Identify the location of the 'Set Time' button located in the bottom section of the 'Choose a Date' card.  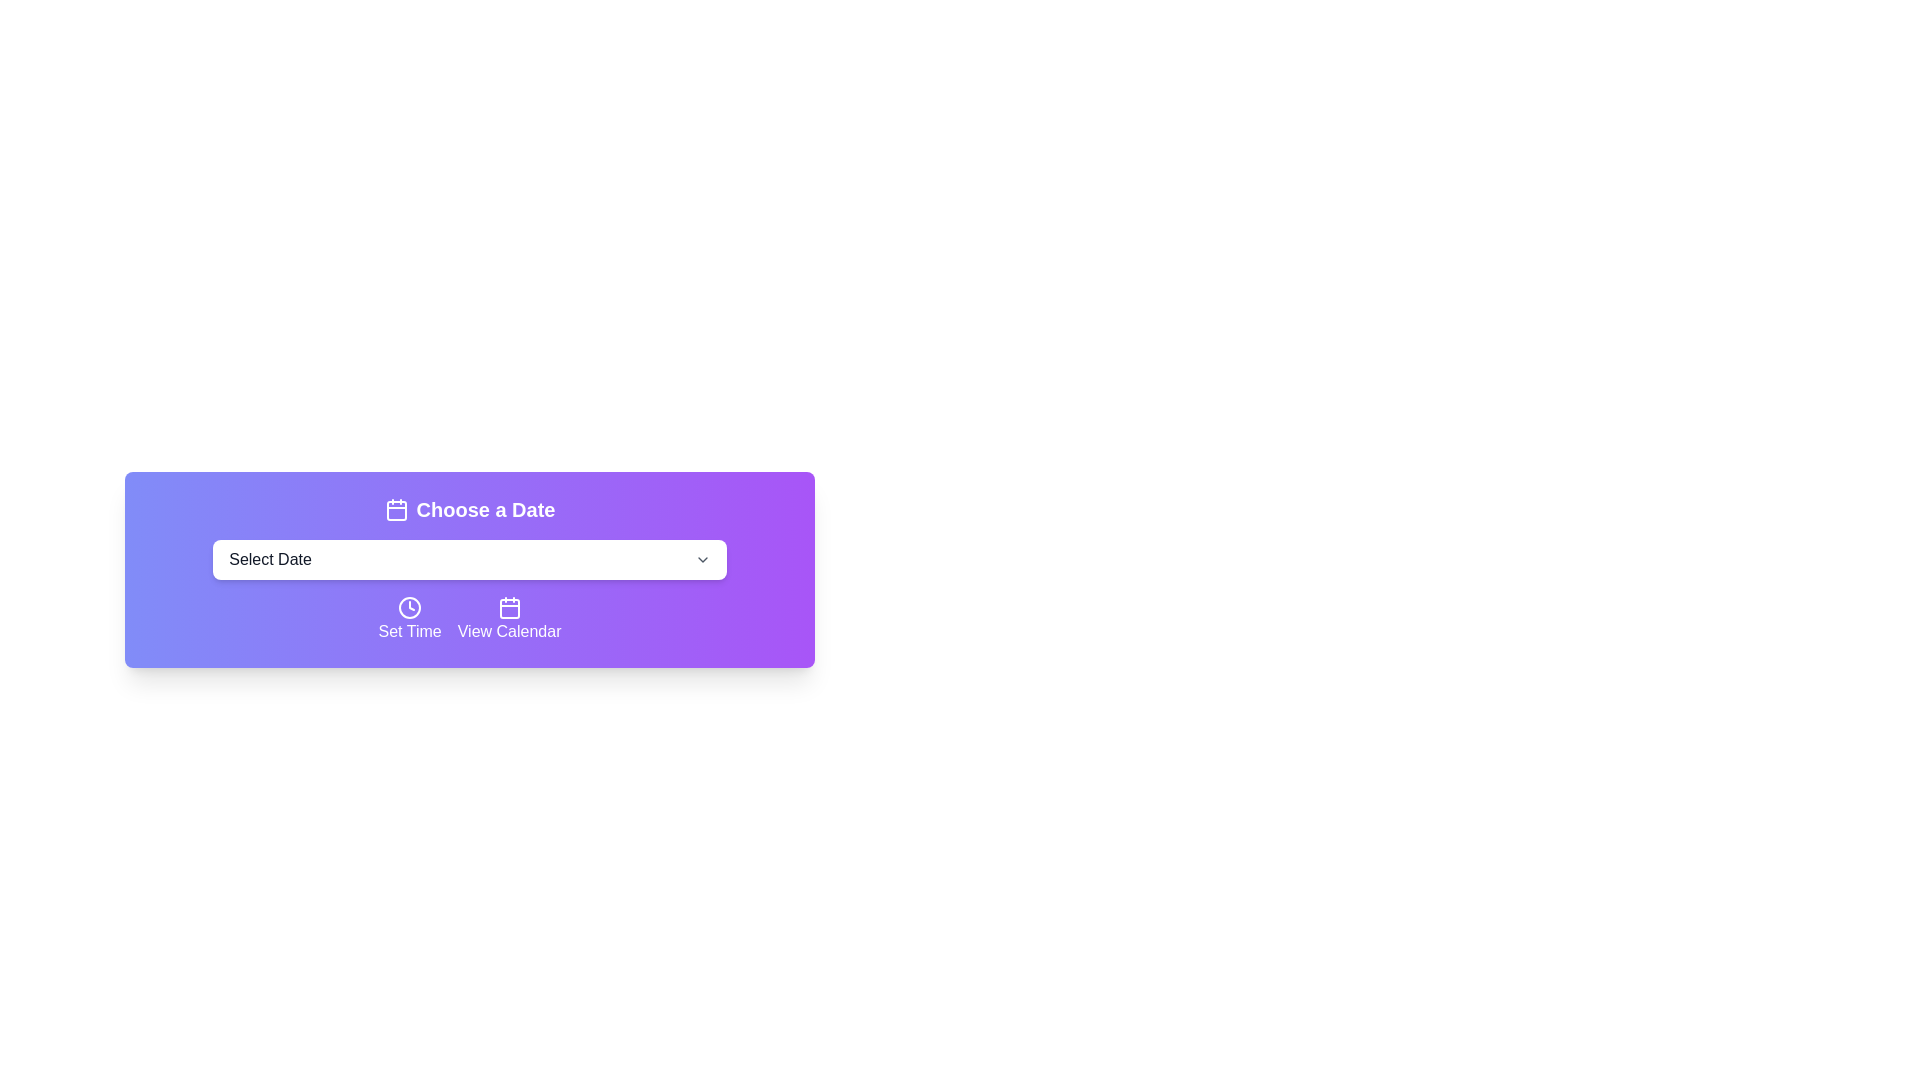
(409, 619).